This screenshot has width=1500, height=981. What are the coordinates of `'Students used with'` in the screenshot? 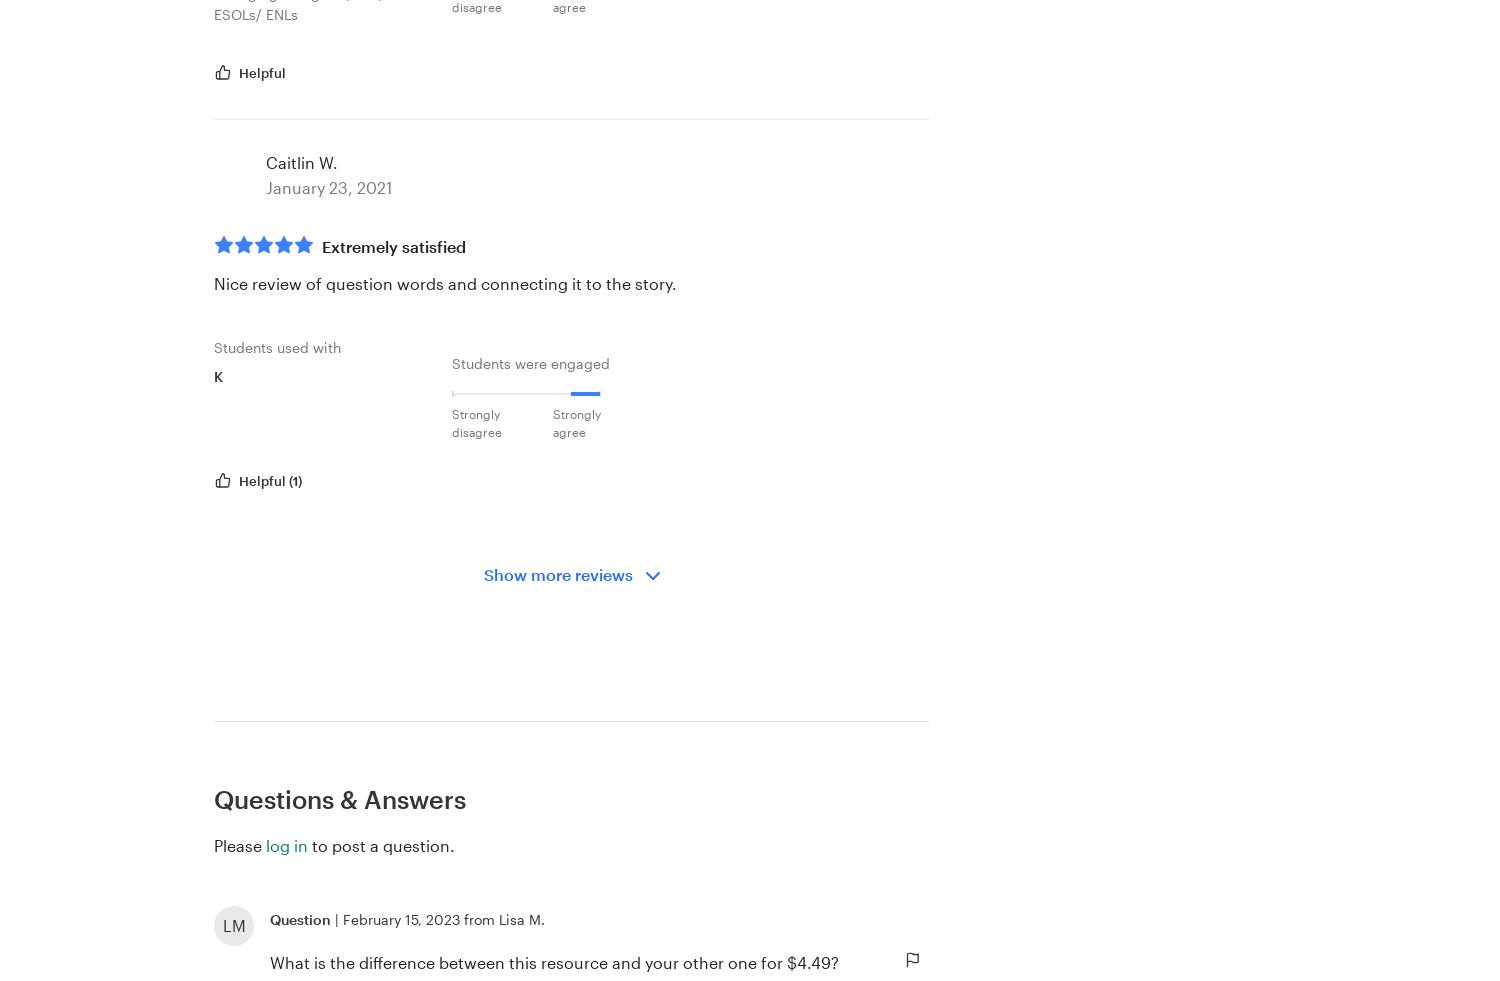 It's located at (213, 345).